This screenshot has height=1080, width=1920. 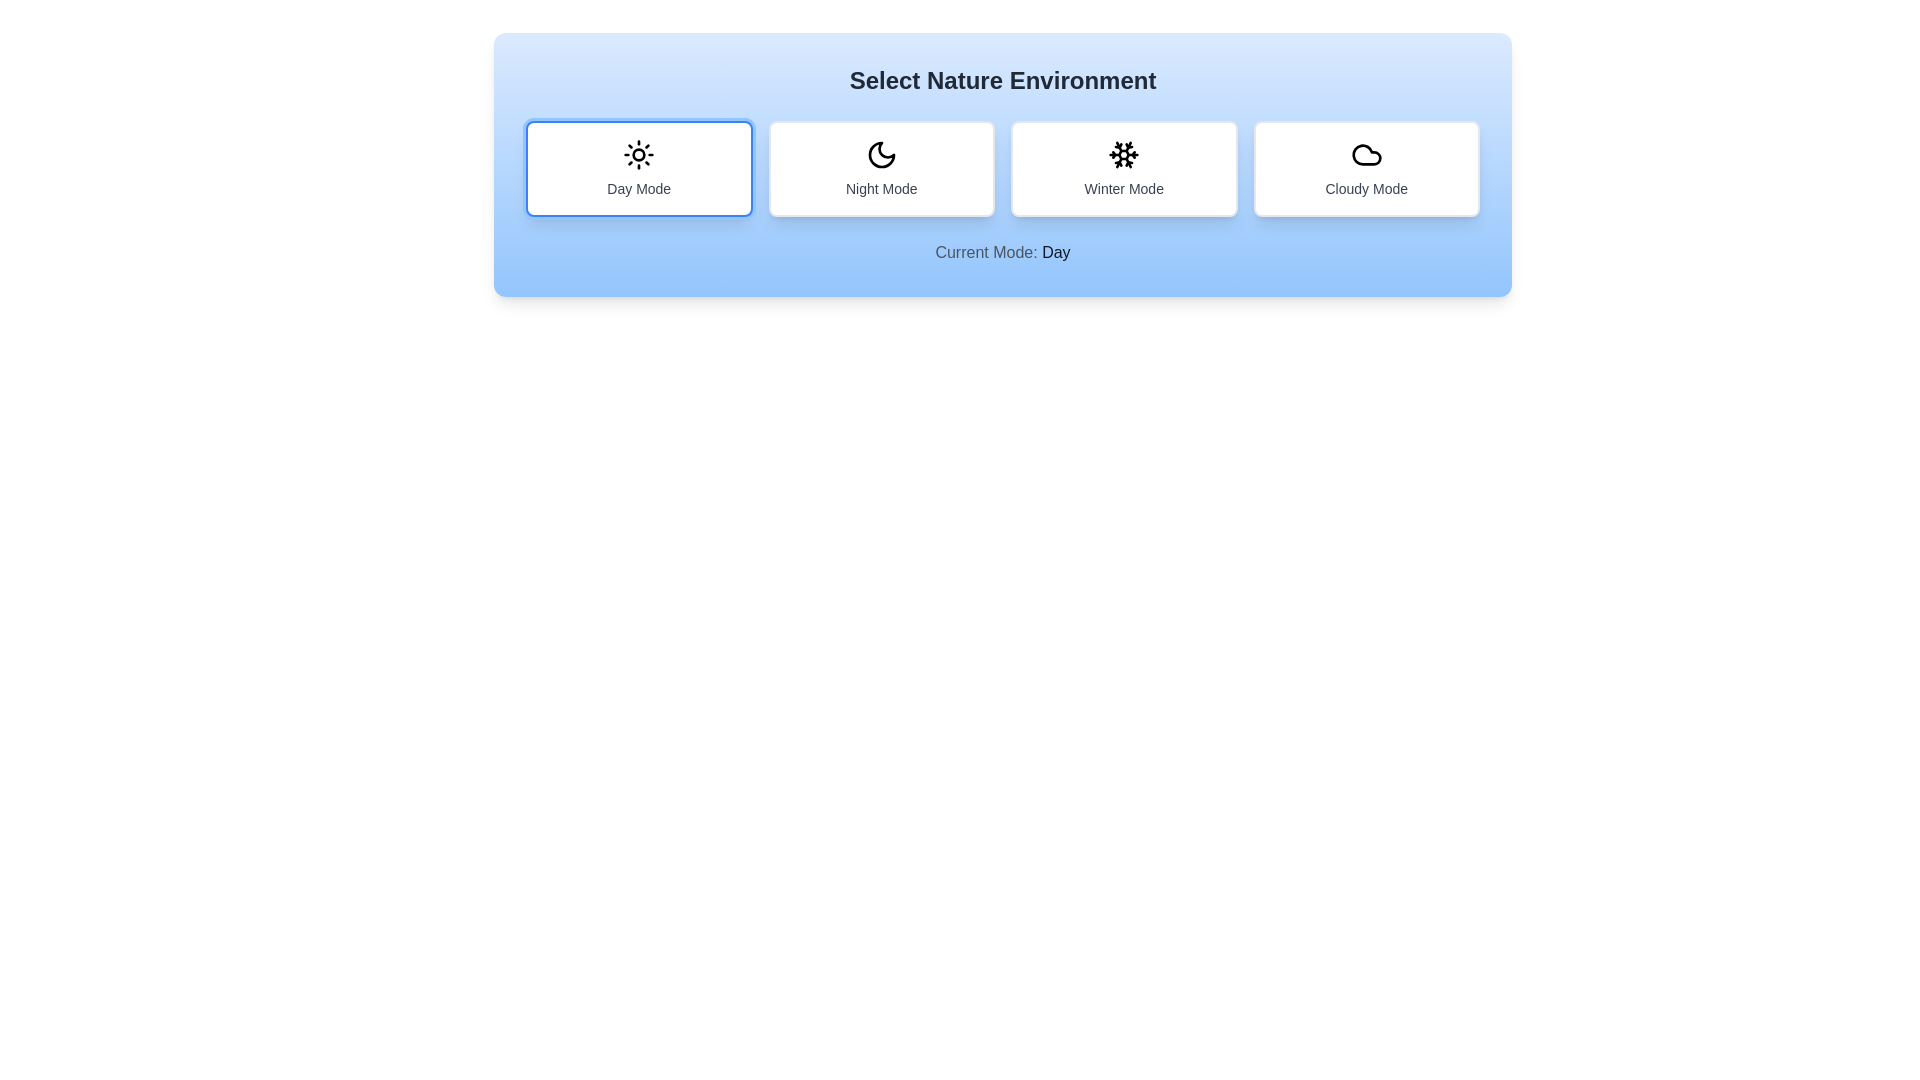 I want to click on the mode by clicking on the corresponding button for Night Mode, so click(x=880, y=168).